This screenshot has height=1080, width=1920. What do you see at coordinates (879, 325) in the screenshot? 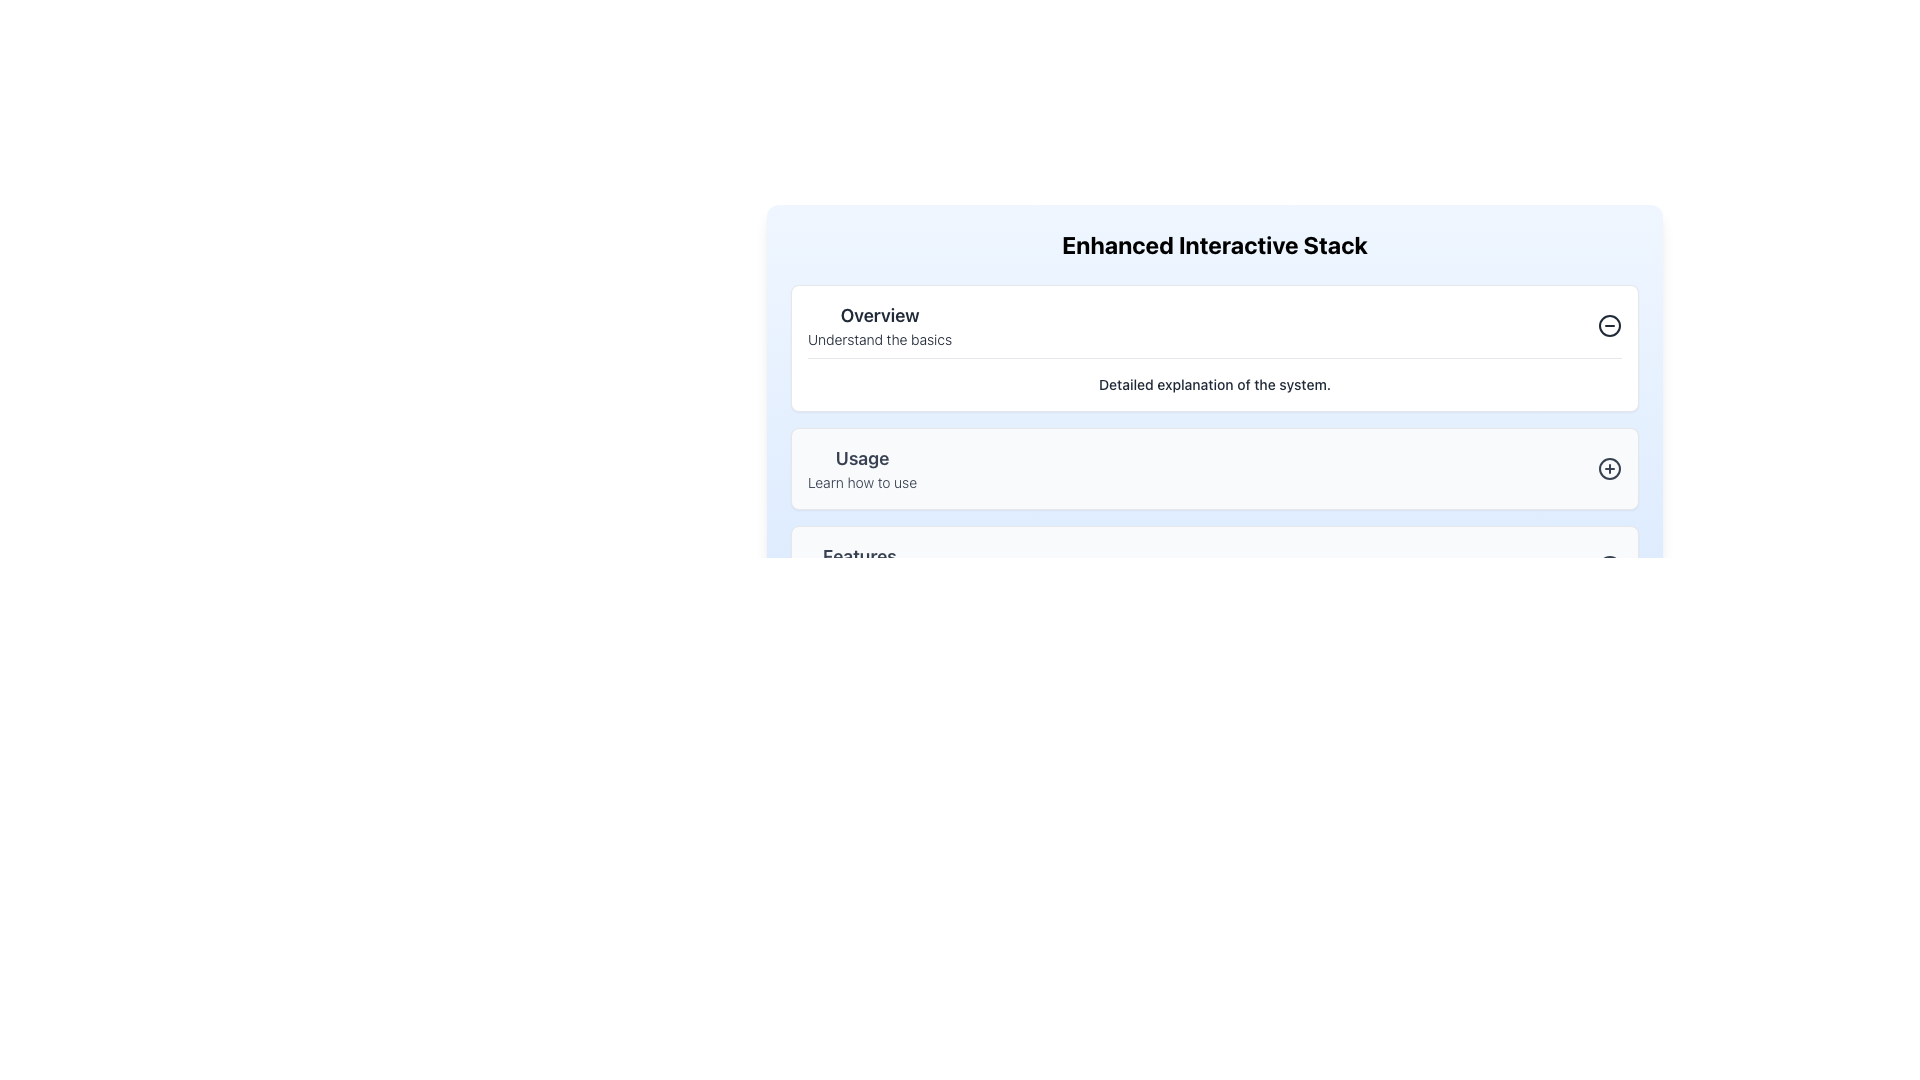
I see `on the text component that displays 'Overview' and 'Understand the basics'` at bounding box center [879, 325].